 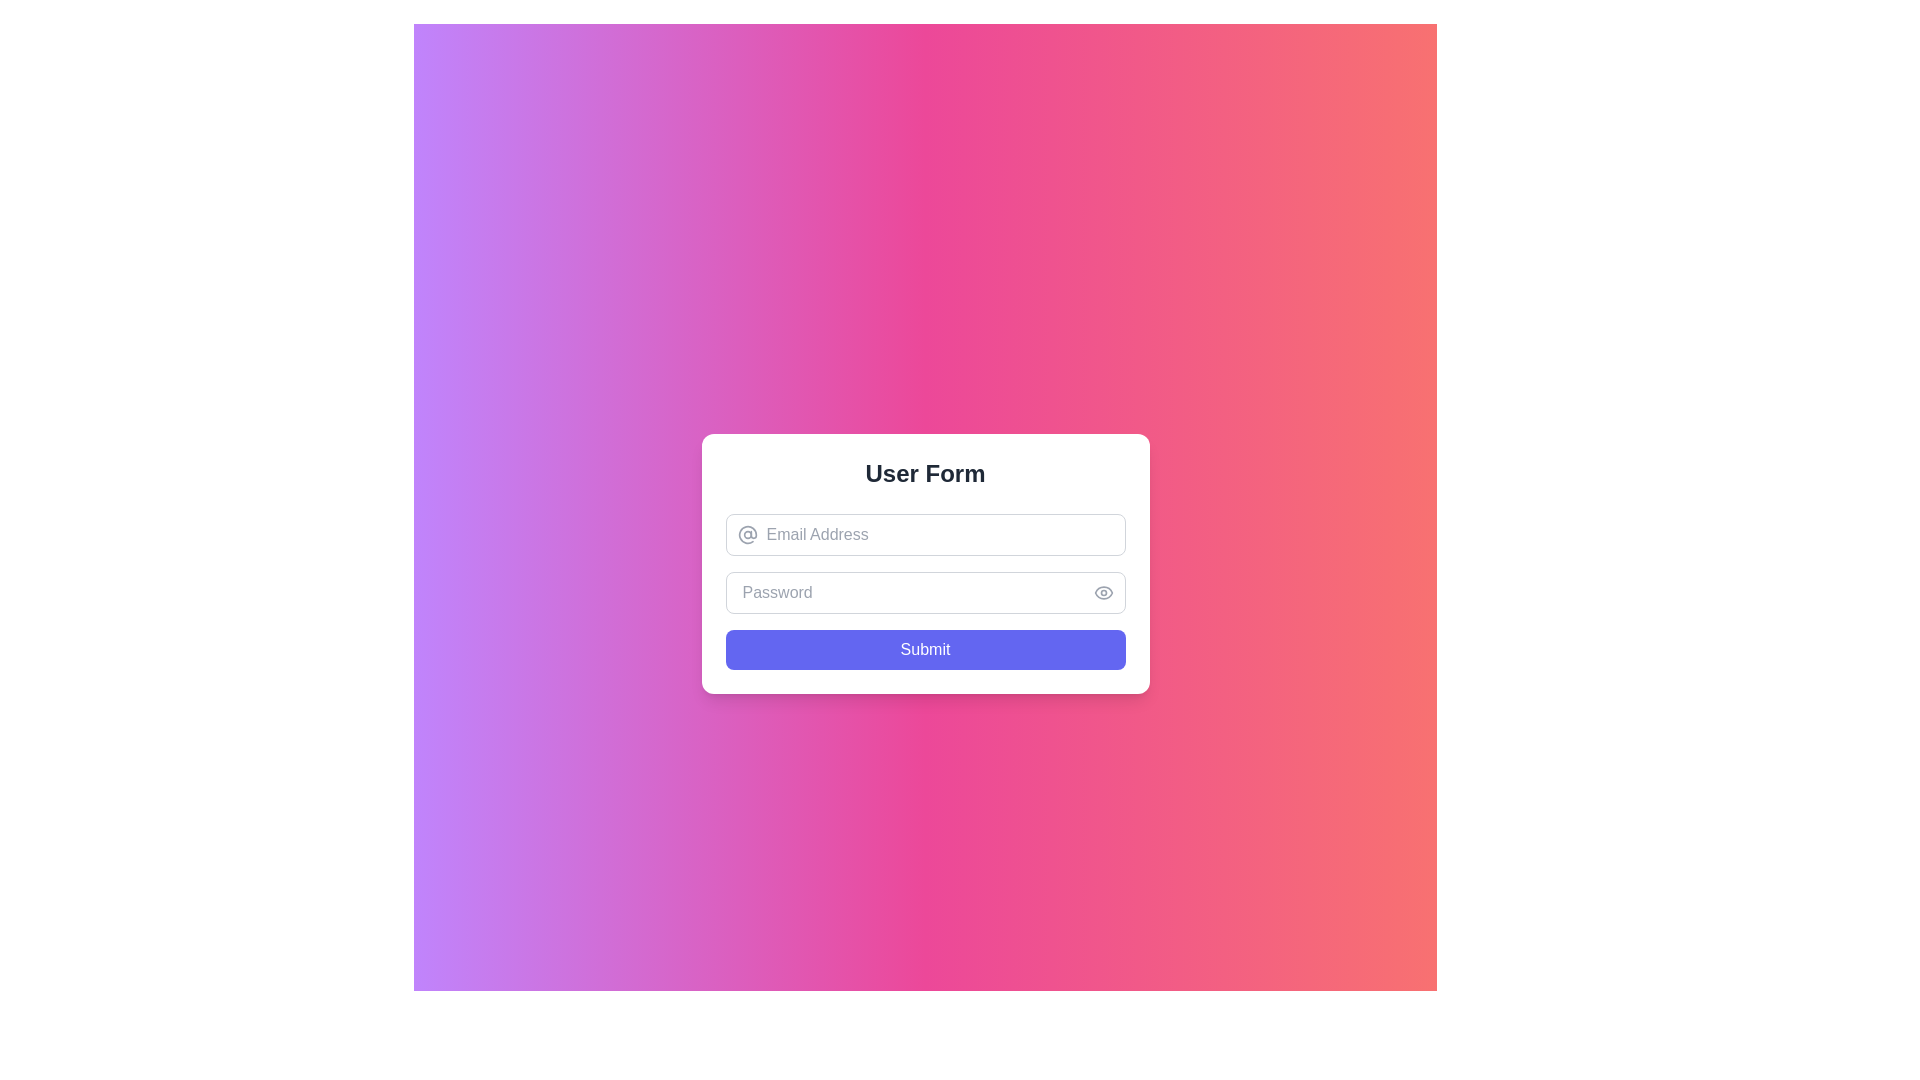 I want to click on the eye icon button located on the right side of the password input field, so click(x=1102, y=592).